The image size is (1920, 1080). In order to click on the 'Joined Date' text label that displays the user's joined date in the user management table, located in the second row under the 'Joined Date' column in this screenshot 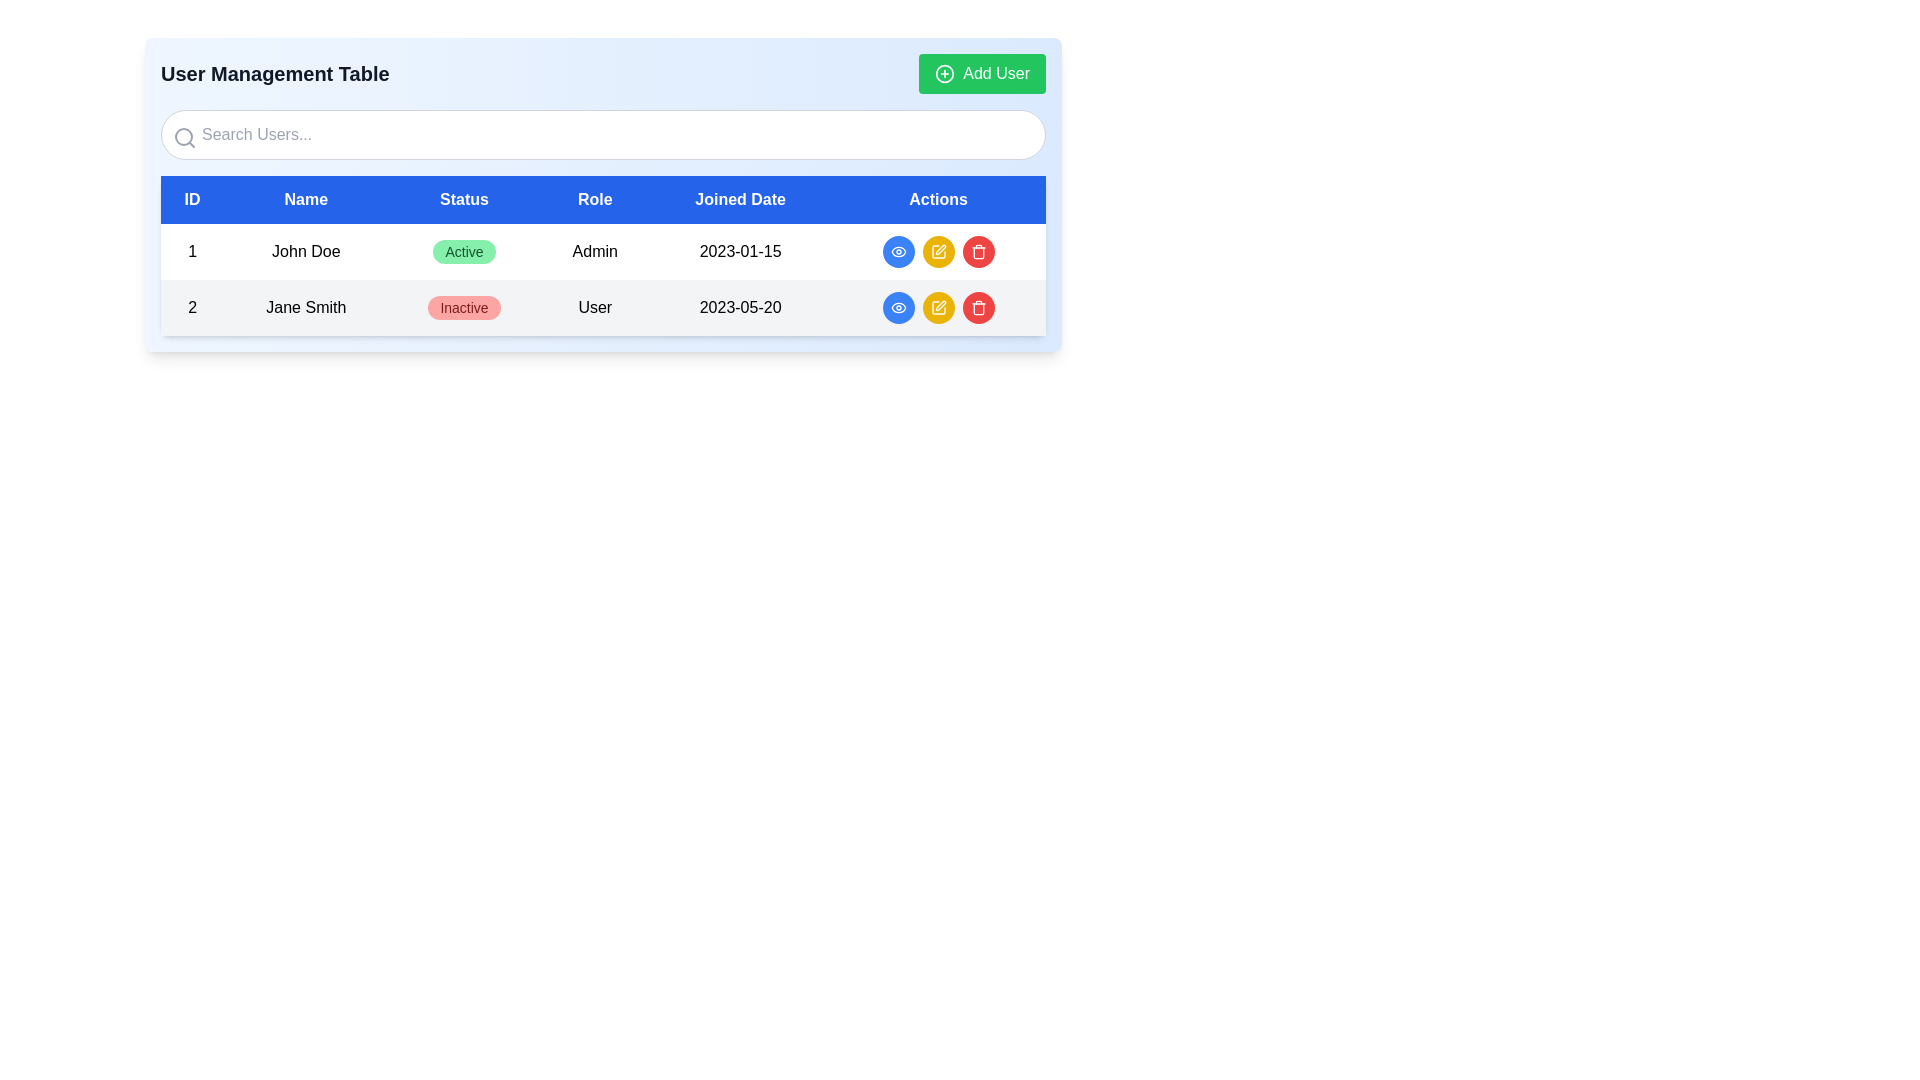, I will do `click(739, 308)`.